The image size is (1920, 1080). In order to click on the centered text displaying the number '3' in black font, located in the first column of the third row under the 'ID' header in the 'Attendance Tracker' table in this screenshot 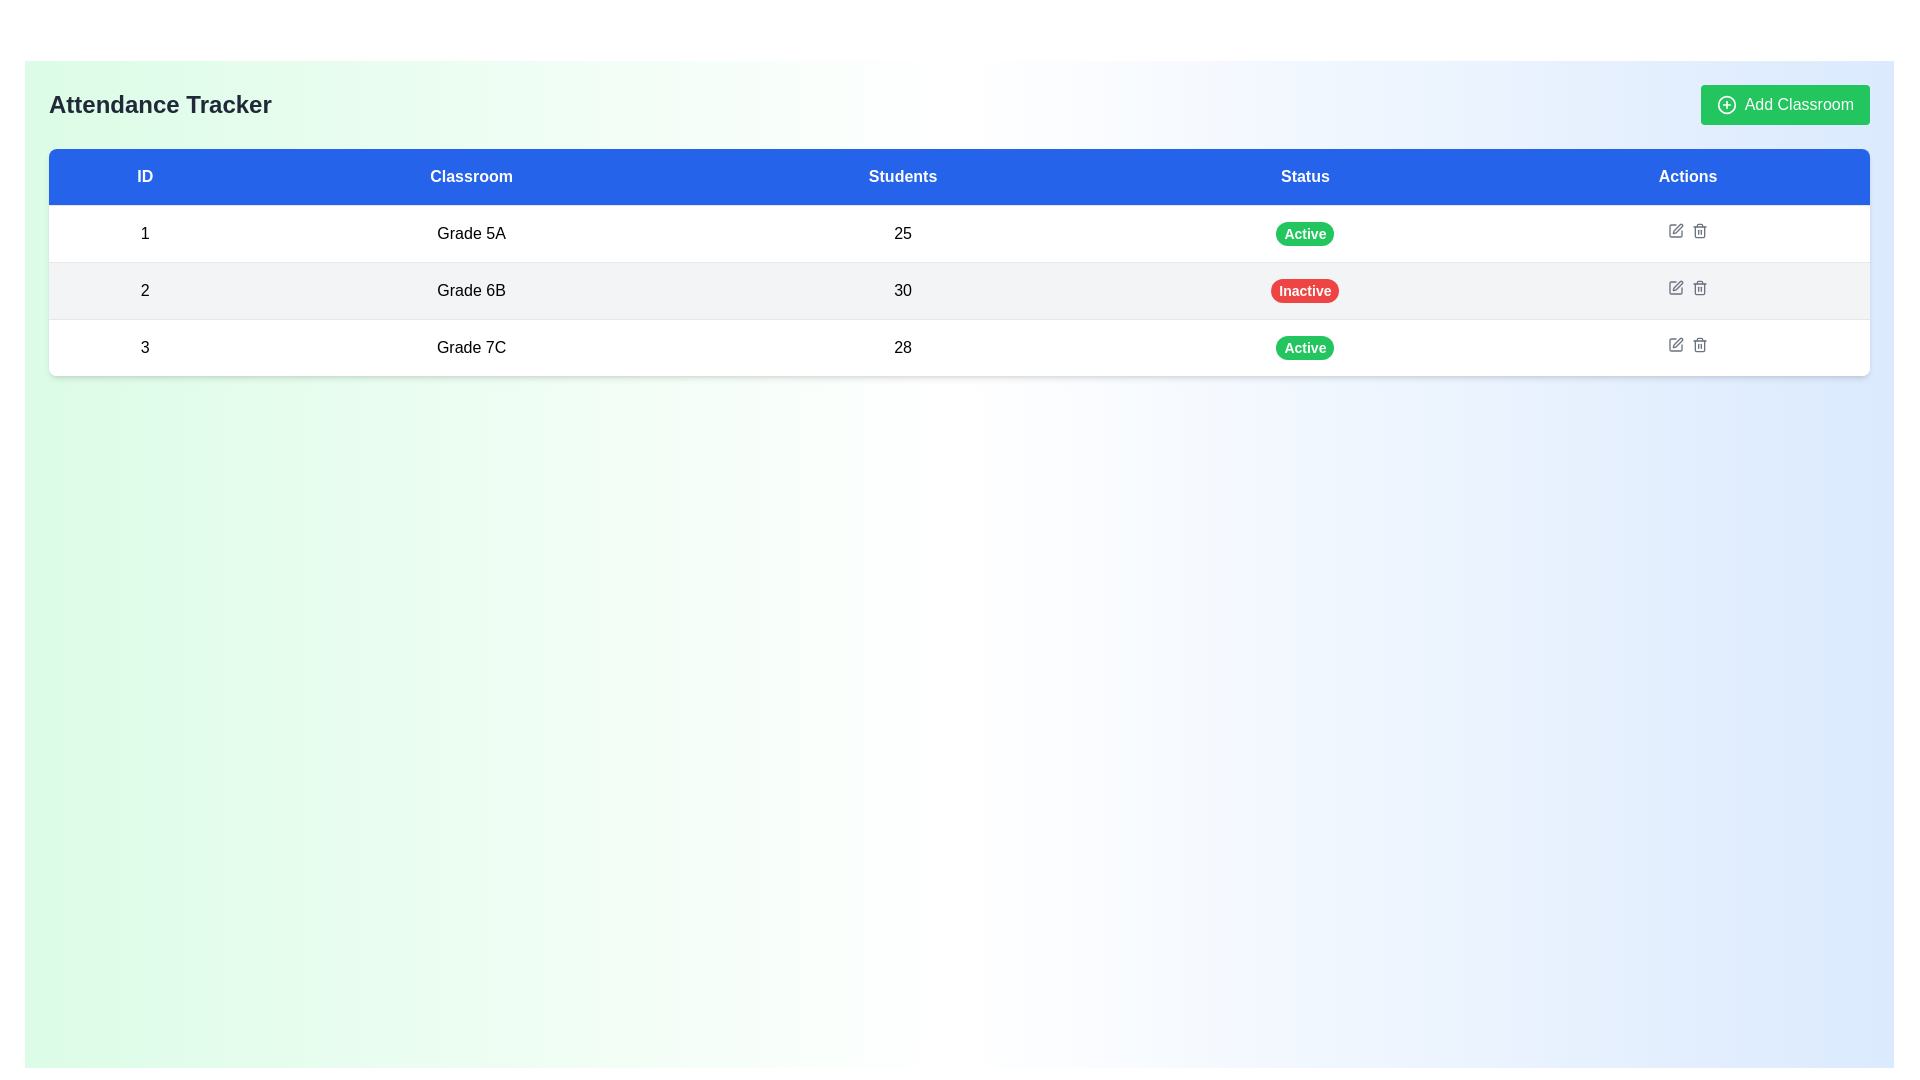, I will do `click(144, 346)`.